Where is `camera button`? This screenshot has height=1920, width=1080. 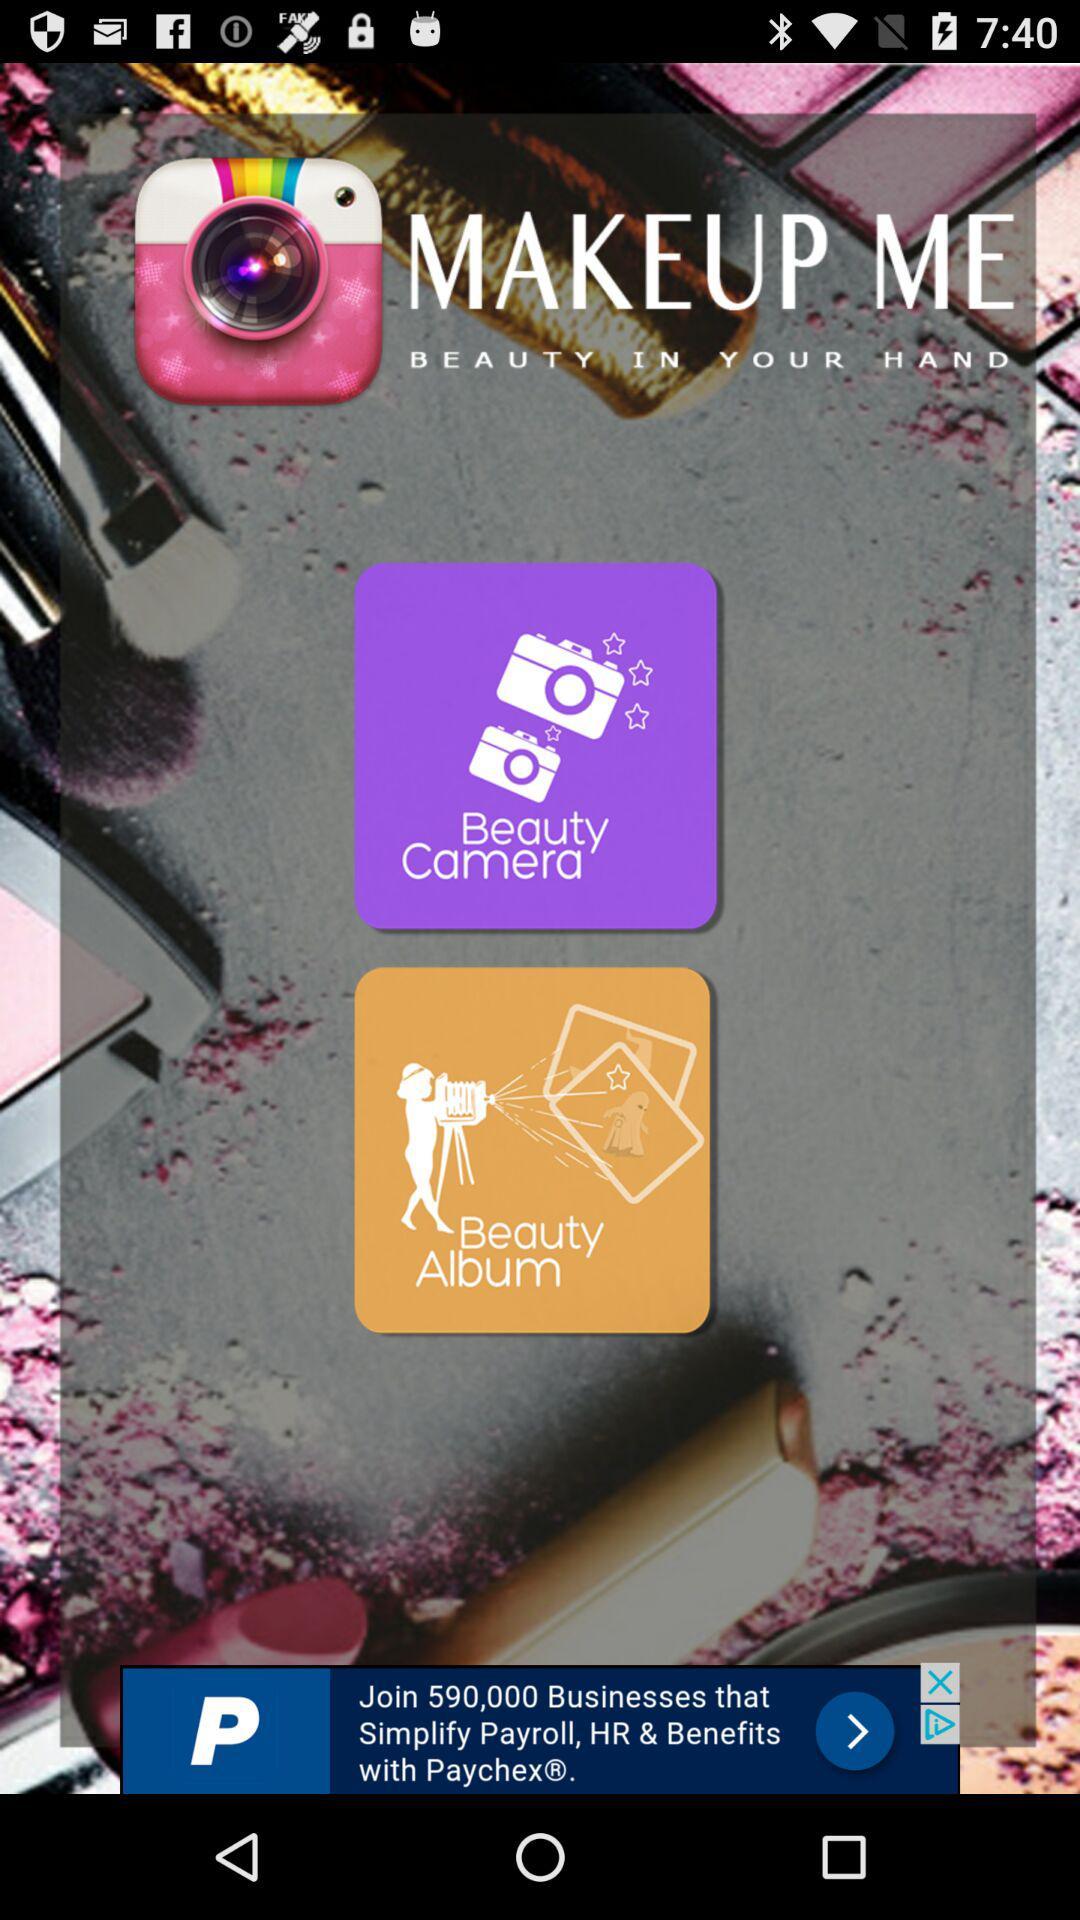
camera button is located at coordinates (540, 749).